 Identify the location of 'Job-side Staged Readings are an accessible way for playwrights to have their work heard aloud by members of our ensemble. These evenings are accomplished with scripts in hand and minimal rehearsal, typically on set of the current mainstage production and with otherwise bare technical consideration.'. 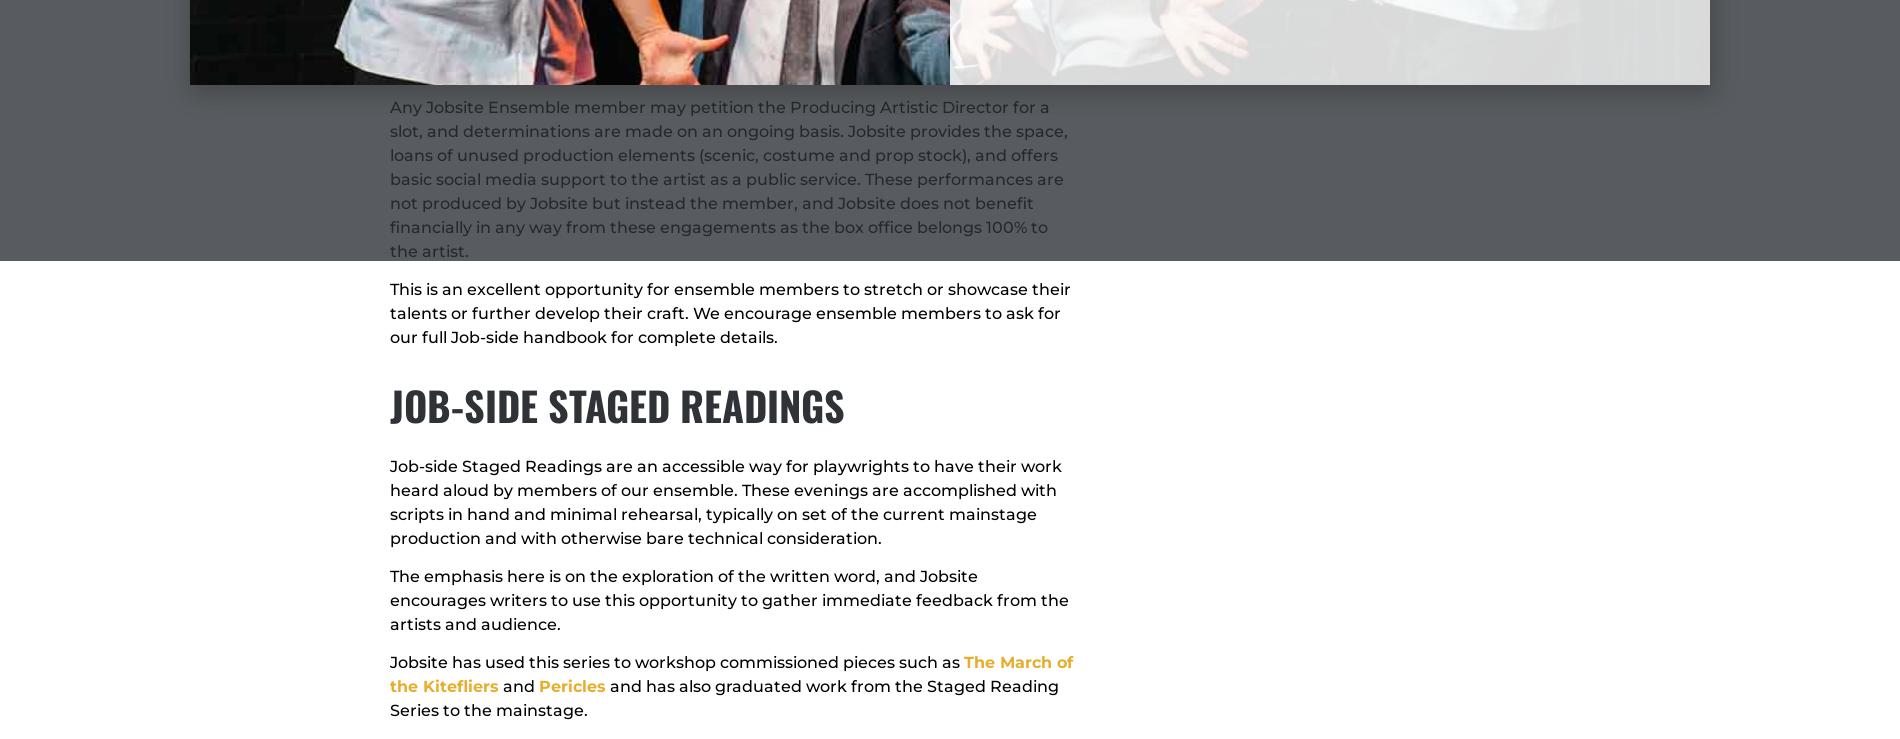
(724, 500).